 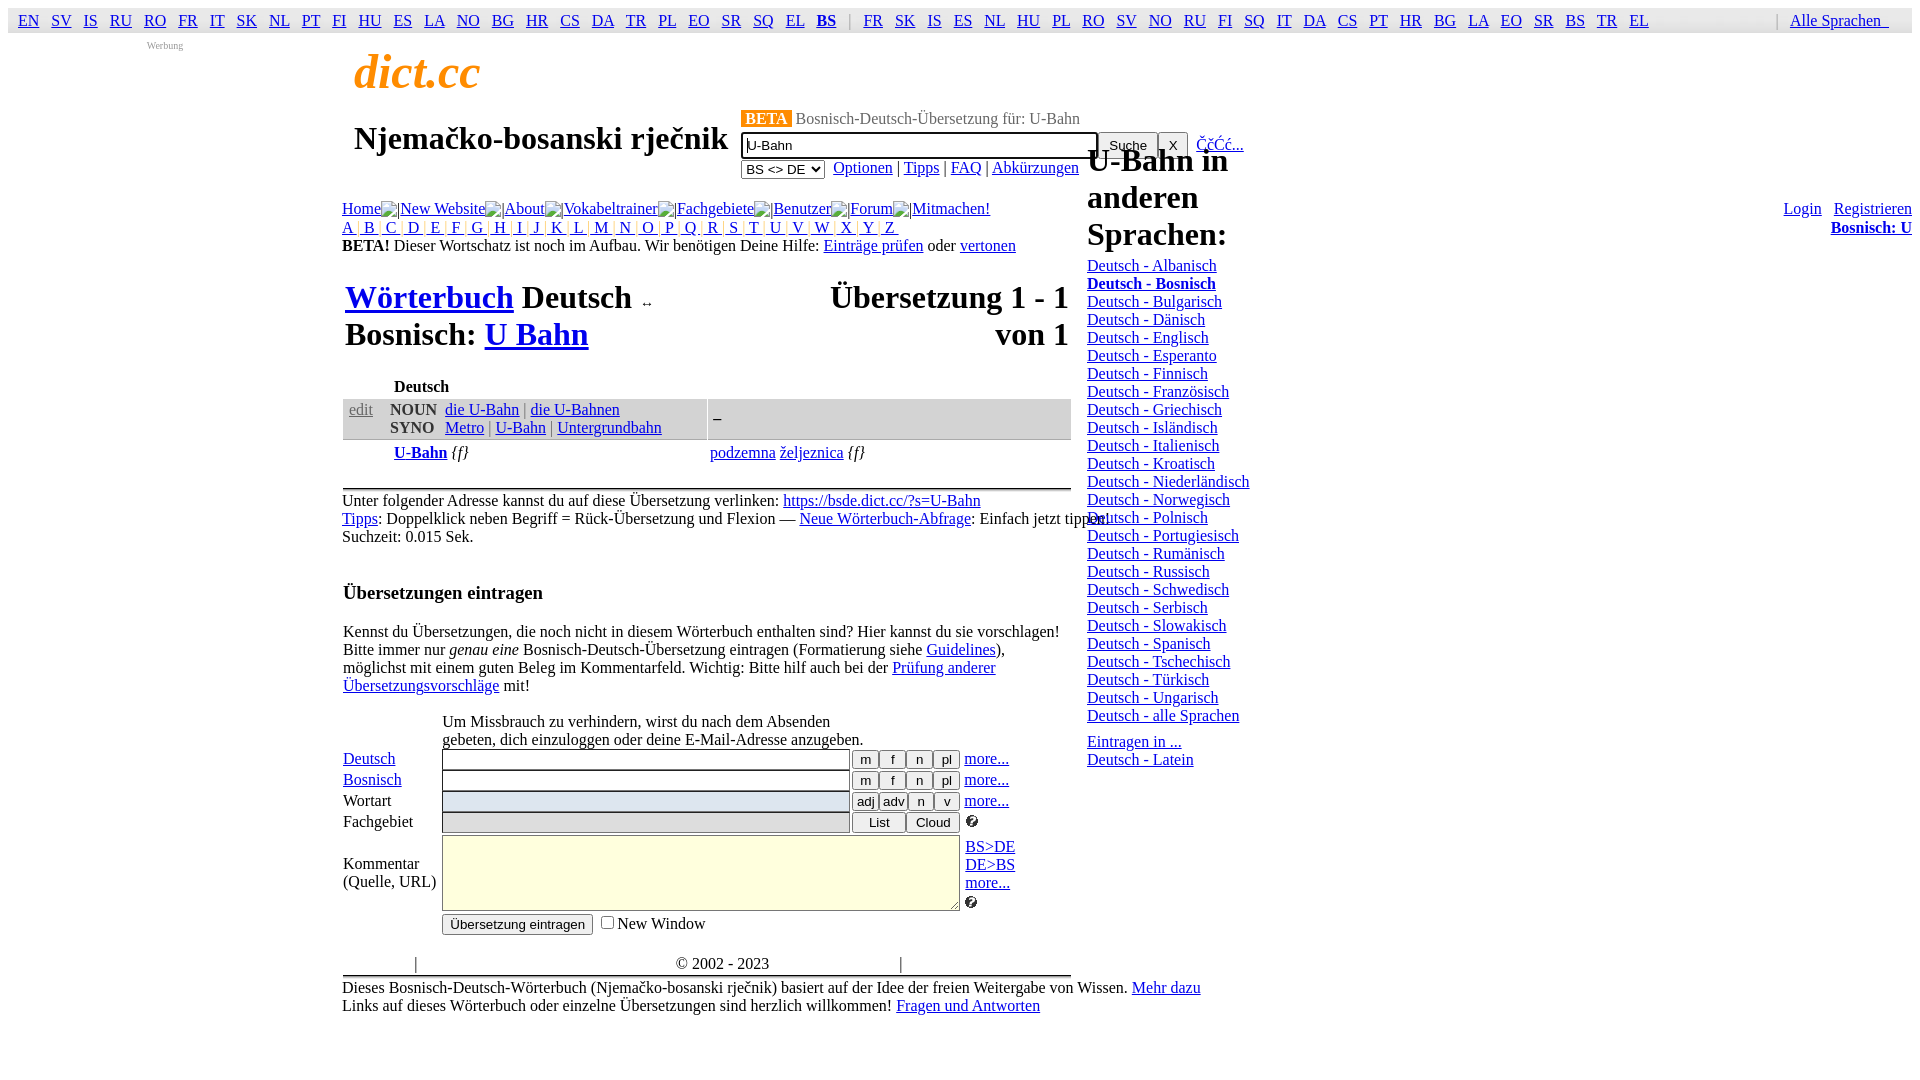 What do you see at coordinates (143, 20) in the screenshot?
I see `'RO'` at bounding box center [143, 20].